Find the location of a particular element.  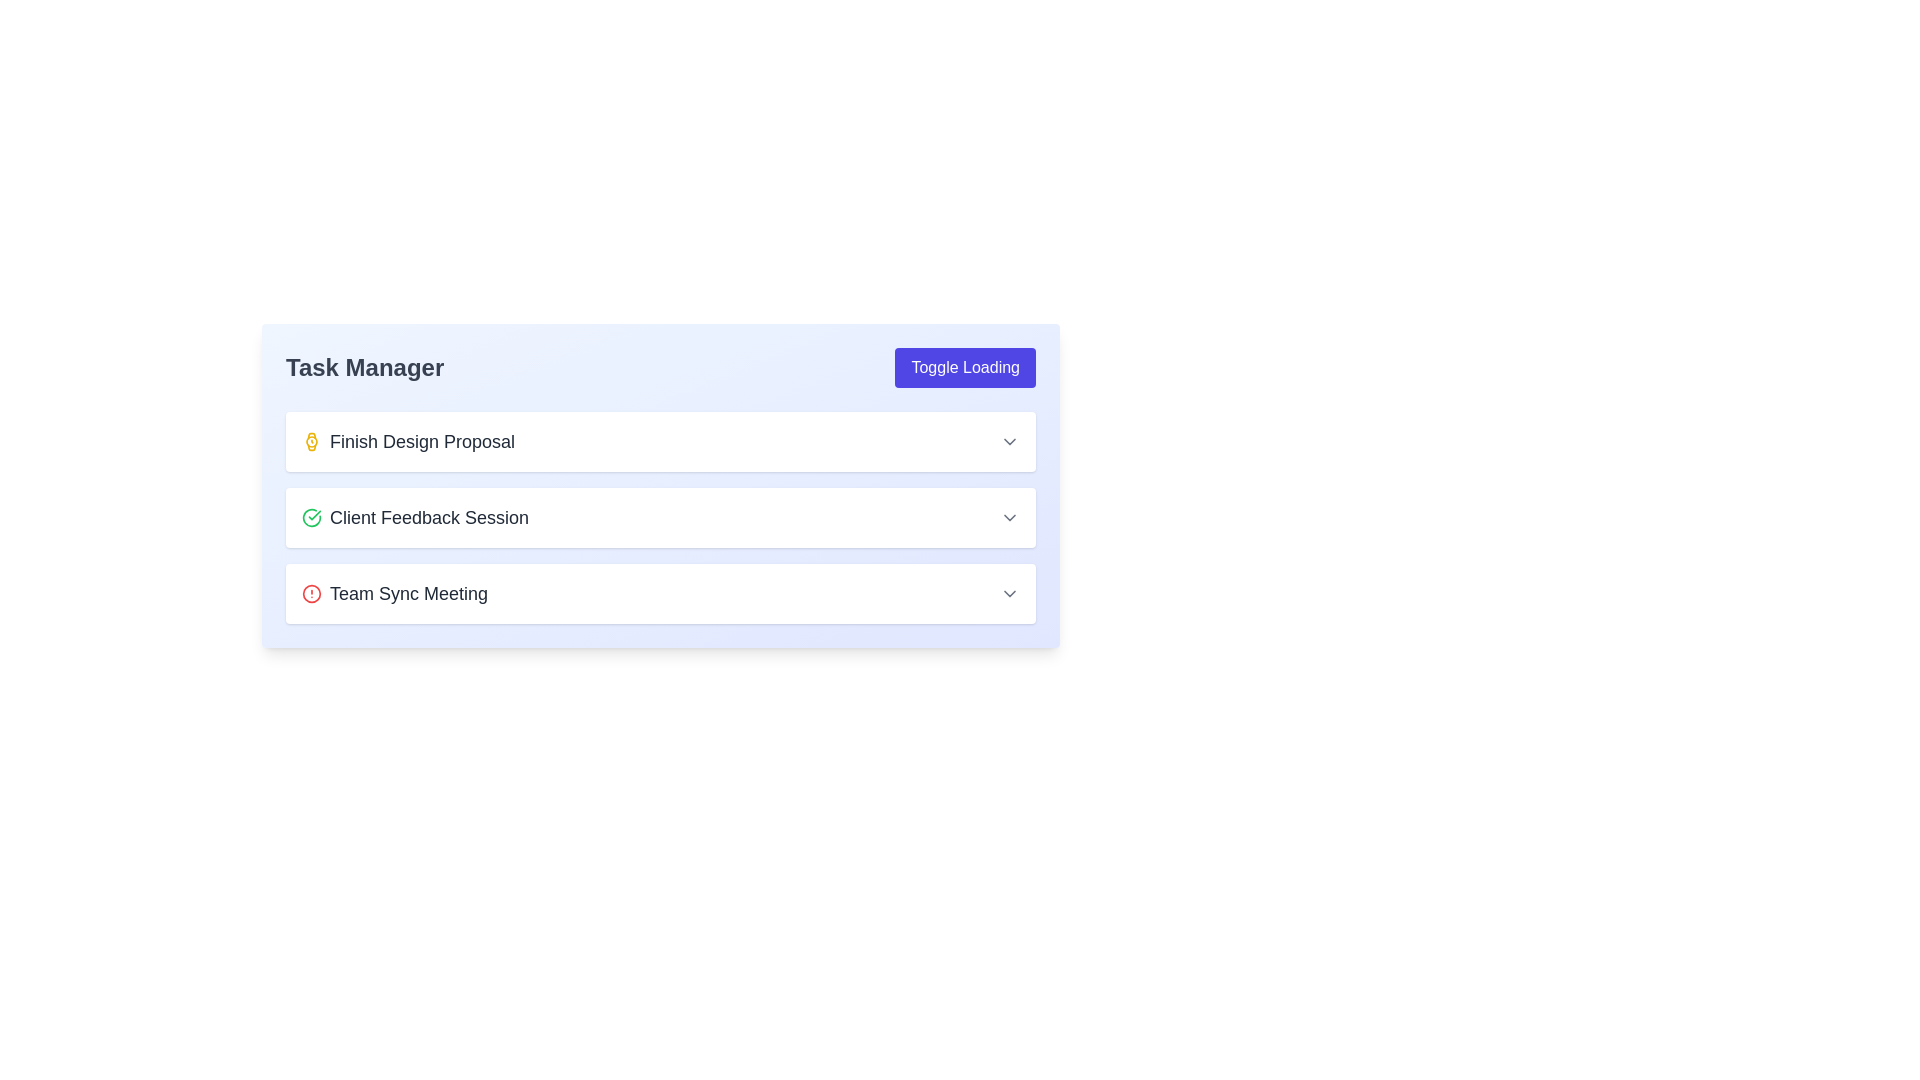

the list item displaying 'Client Feedback Session' with a checkmark icon is located at coordinates (414, 516).